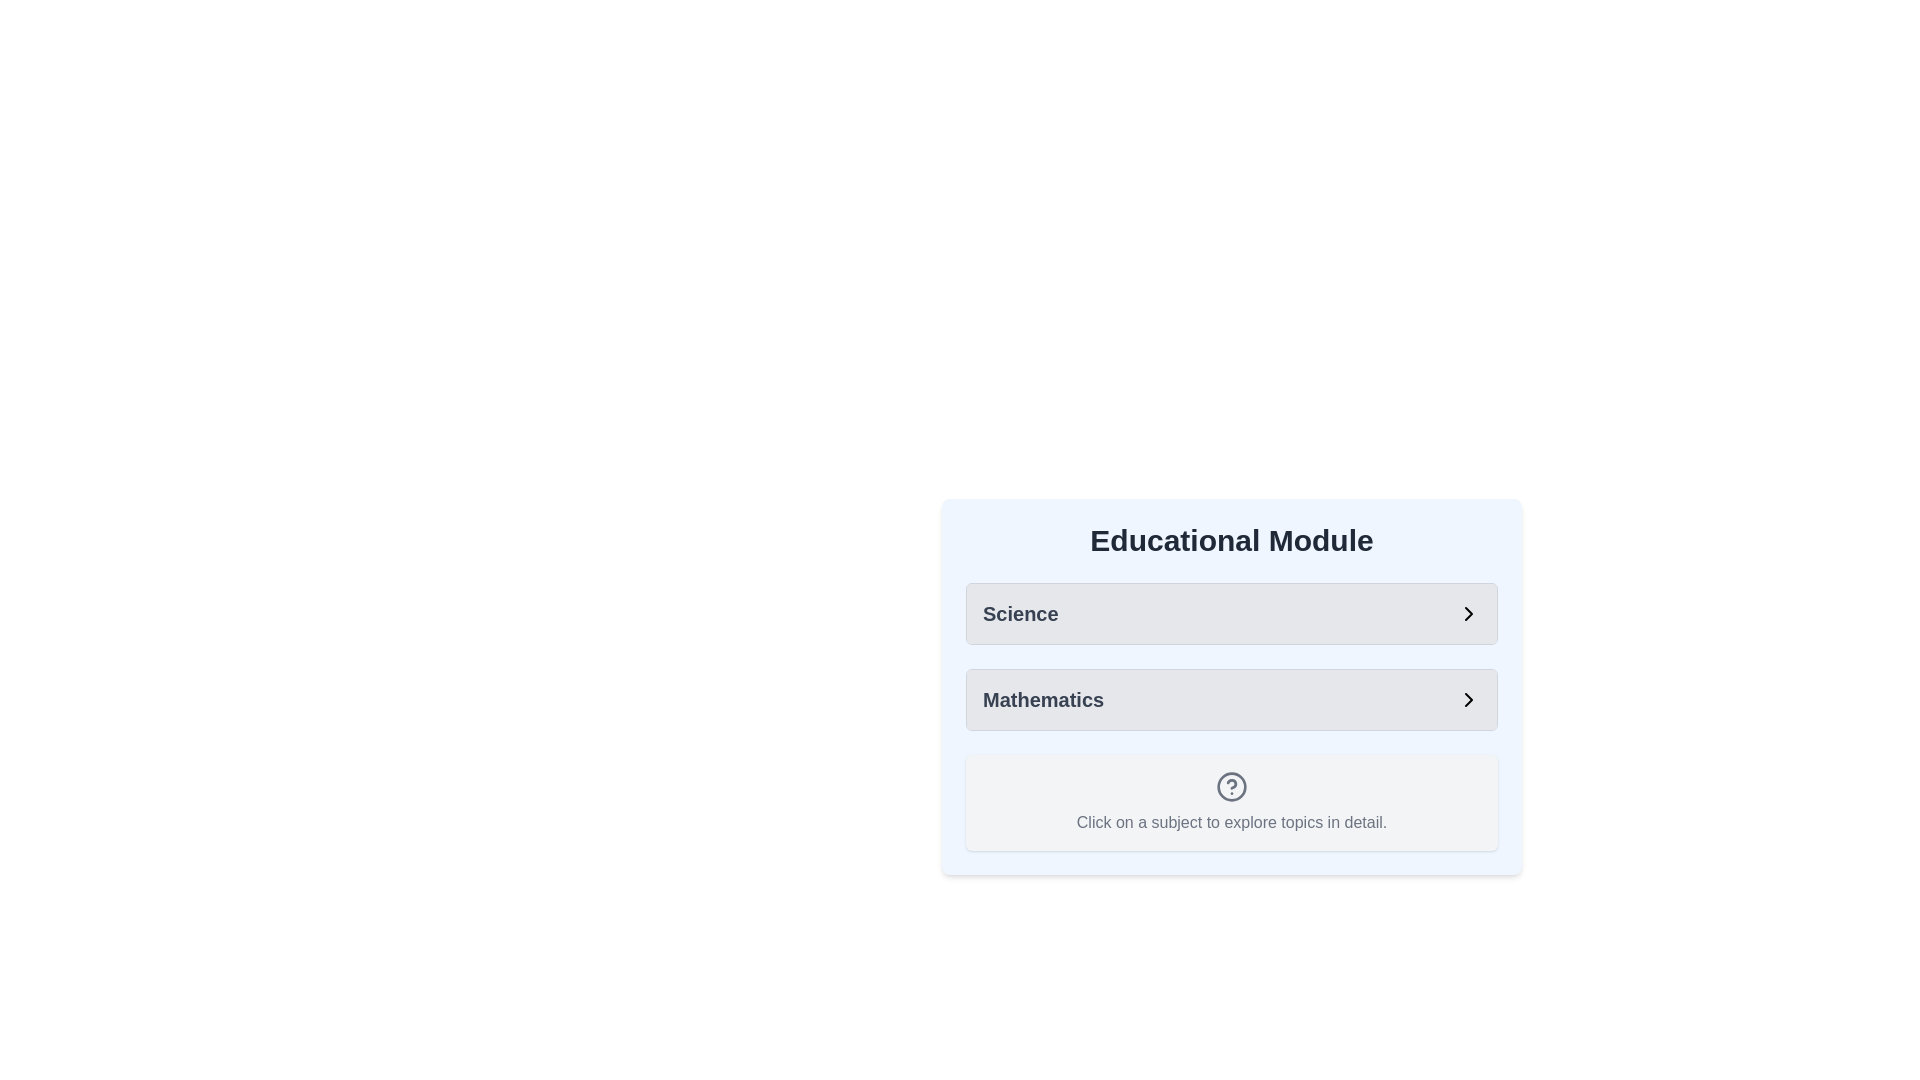  Describe the element at coordinates (1468, 612) in the screenshot. I see `the right-pointing chevron icon located at the far right of the 'Science' row in the 'Educational Module' section` at that location.